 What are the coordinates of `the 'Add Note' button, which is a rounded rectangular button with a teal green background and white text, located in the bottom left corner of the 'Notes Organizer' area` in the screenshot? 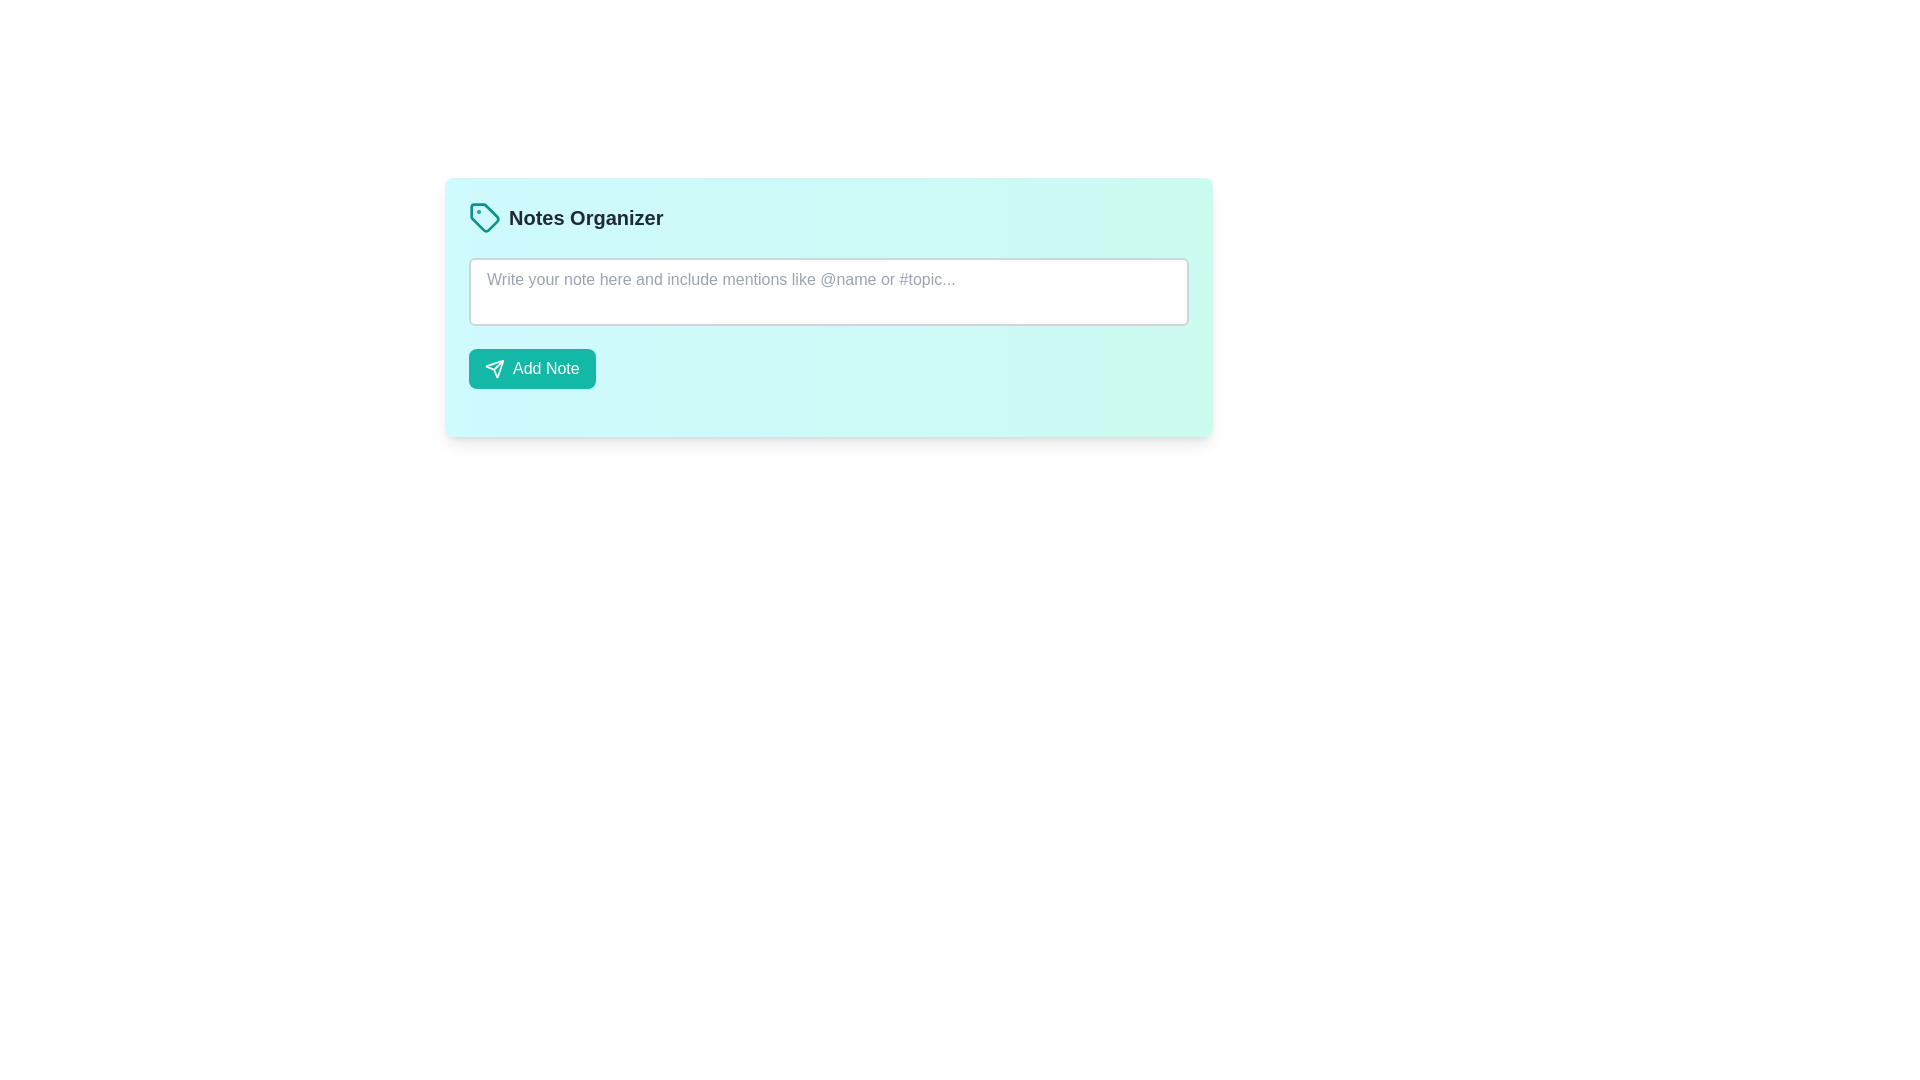 It's located at (532, 369).